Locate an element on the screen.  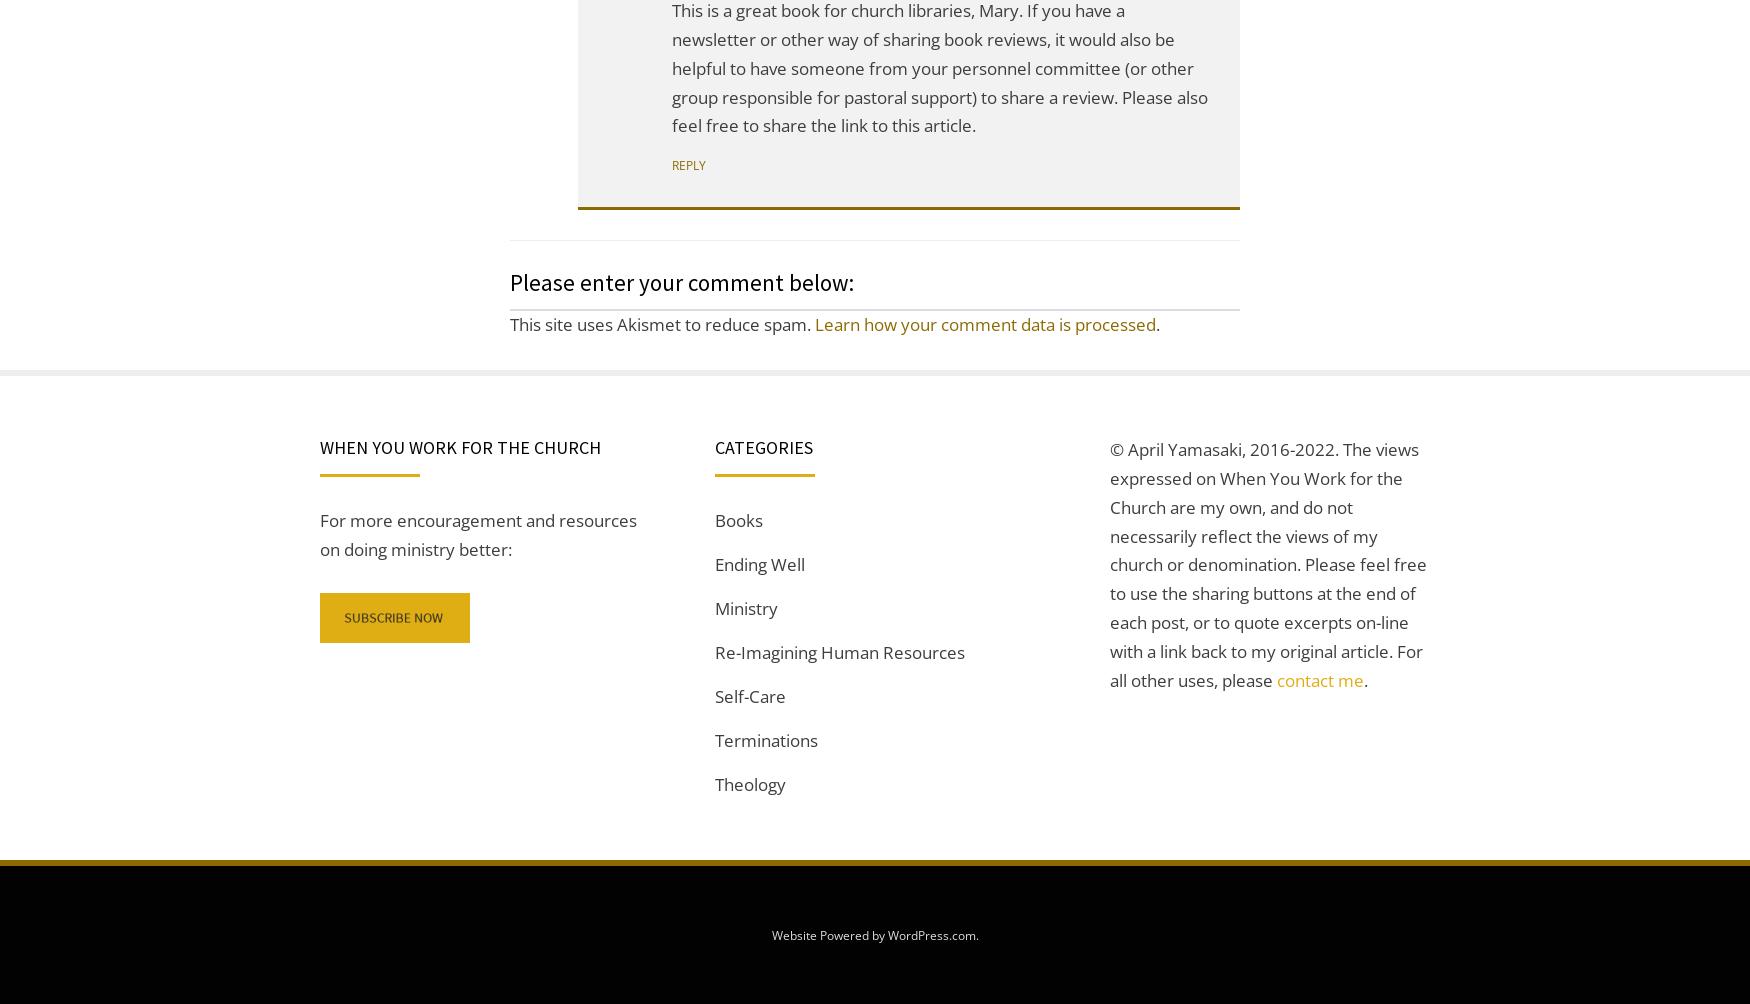
'Website Powered by WordPress.com' is located at coordinates (873, 933).